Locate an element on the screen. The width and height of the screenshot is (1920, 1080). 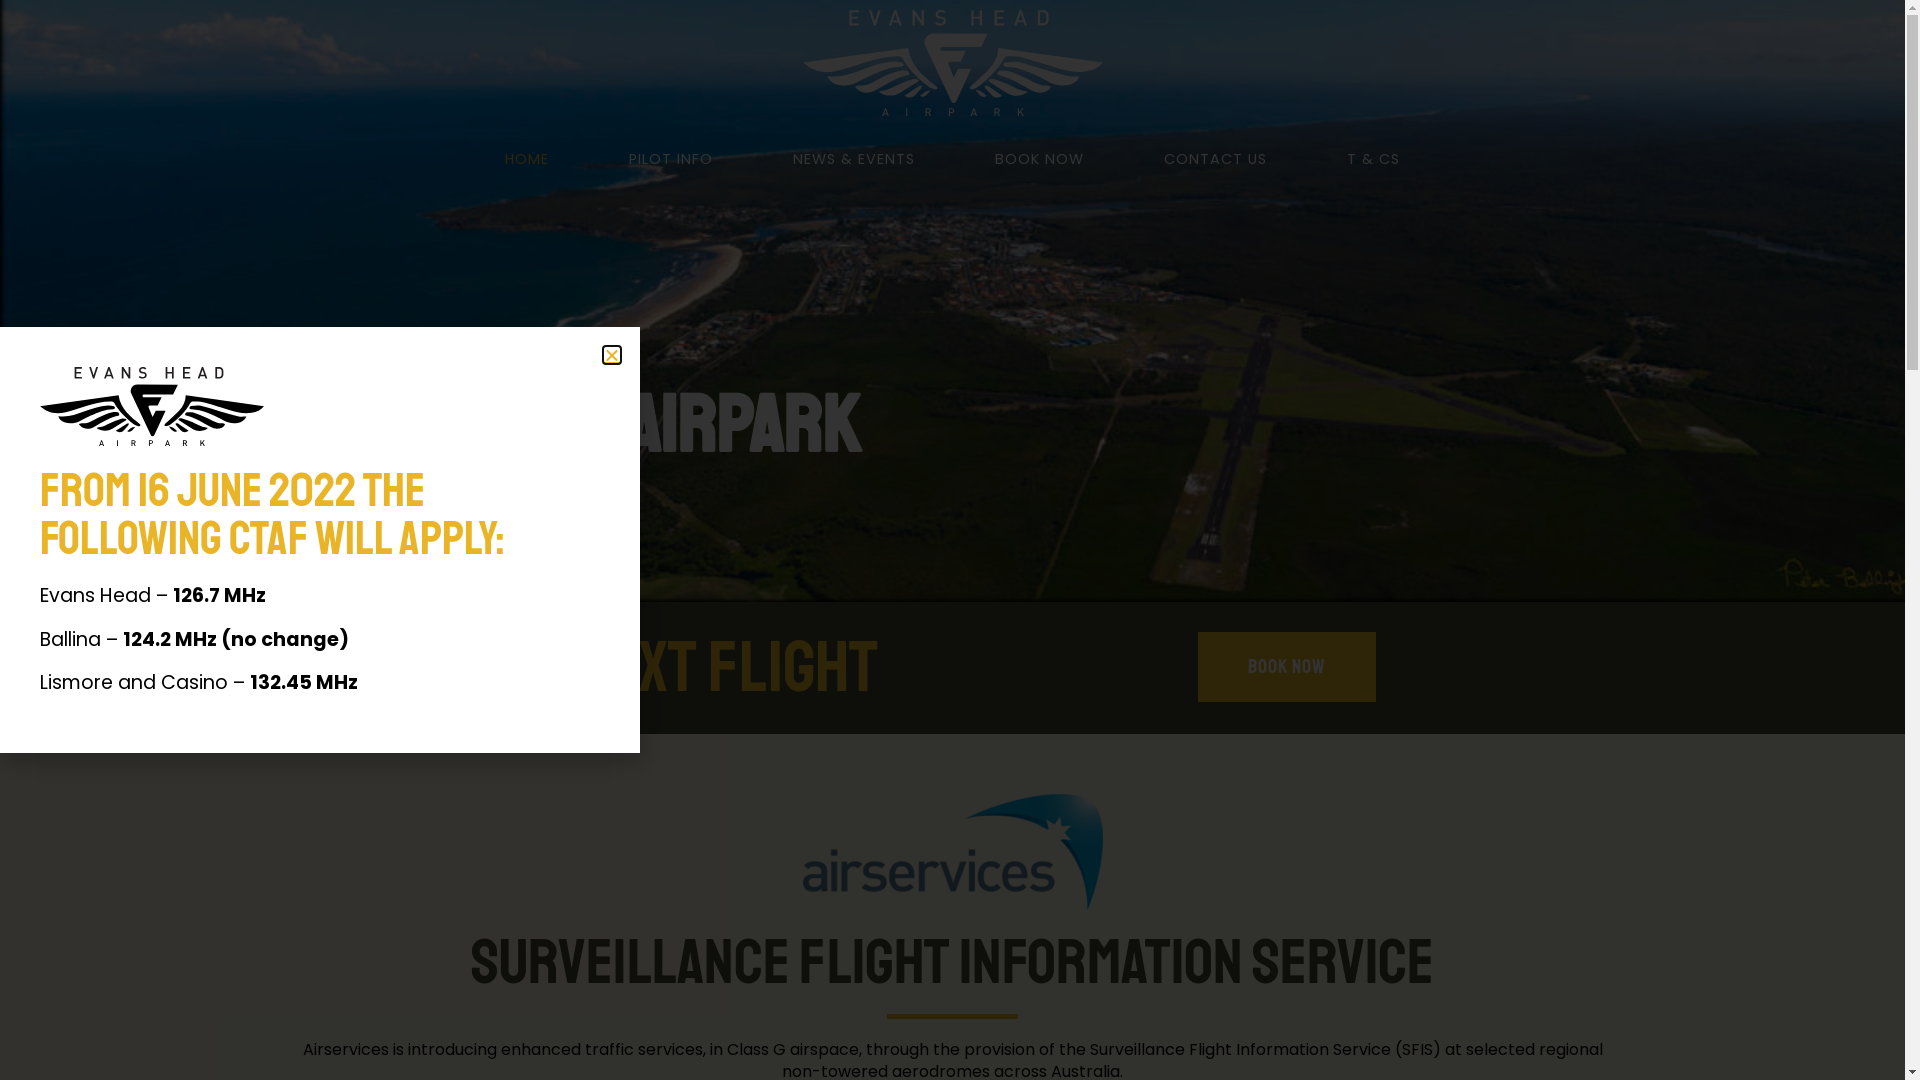
'NEWS & EVENTS' is located at coordinates (752, 157).